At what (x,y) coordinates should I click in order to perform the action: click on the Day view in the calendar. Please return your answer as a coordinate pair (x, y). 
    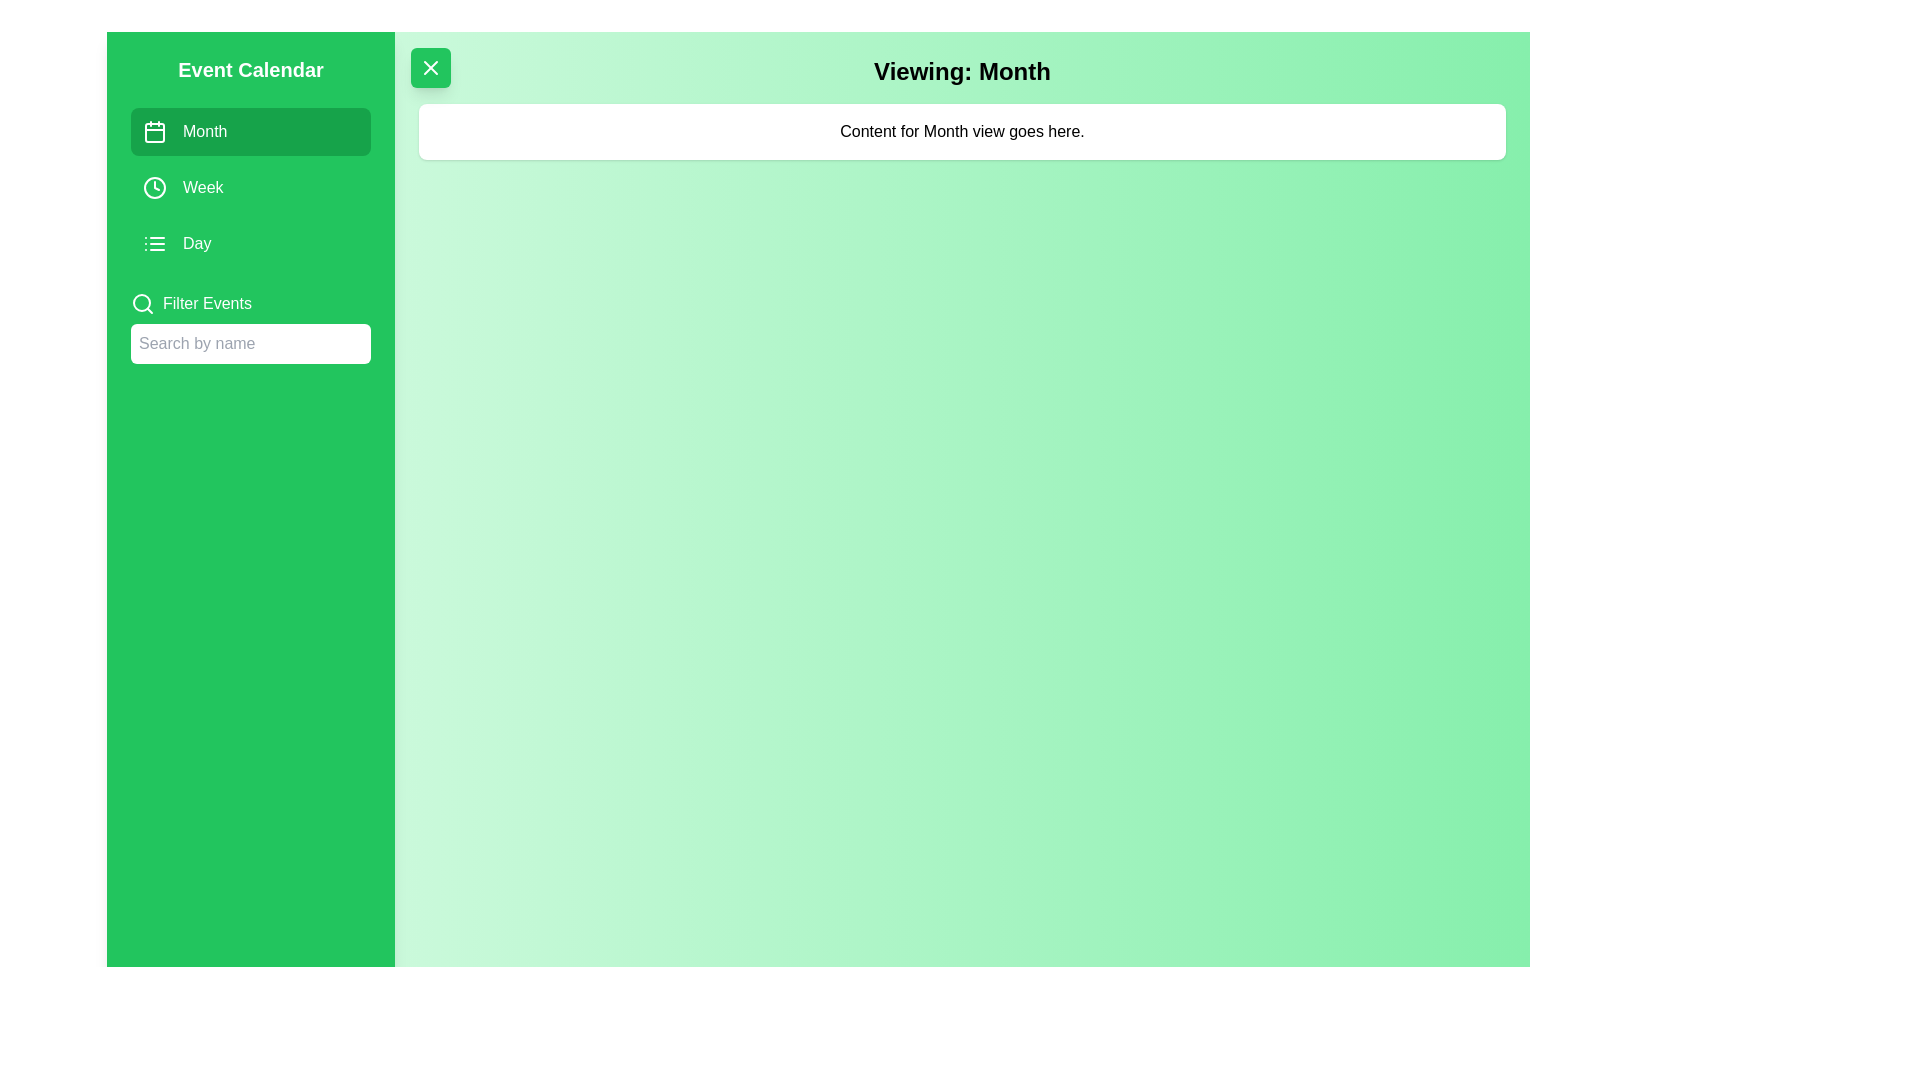
    Looking at the image, I should click on (249, 242).